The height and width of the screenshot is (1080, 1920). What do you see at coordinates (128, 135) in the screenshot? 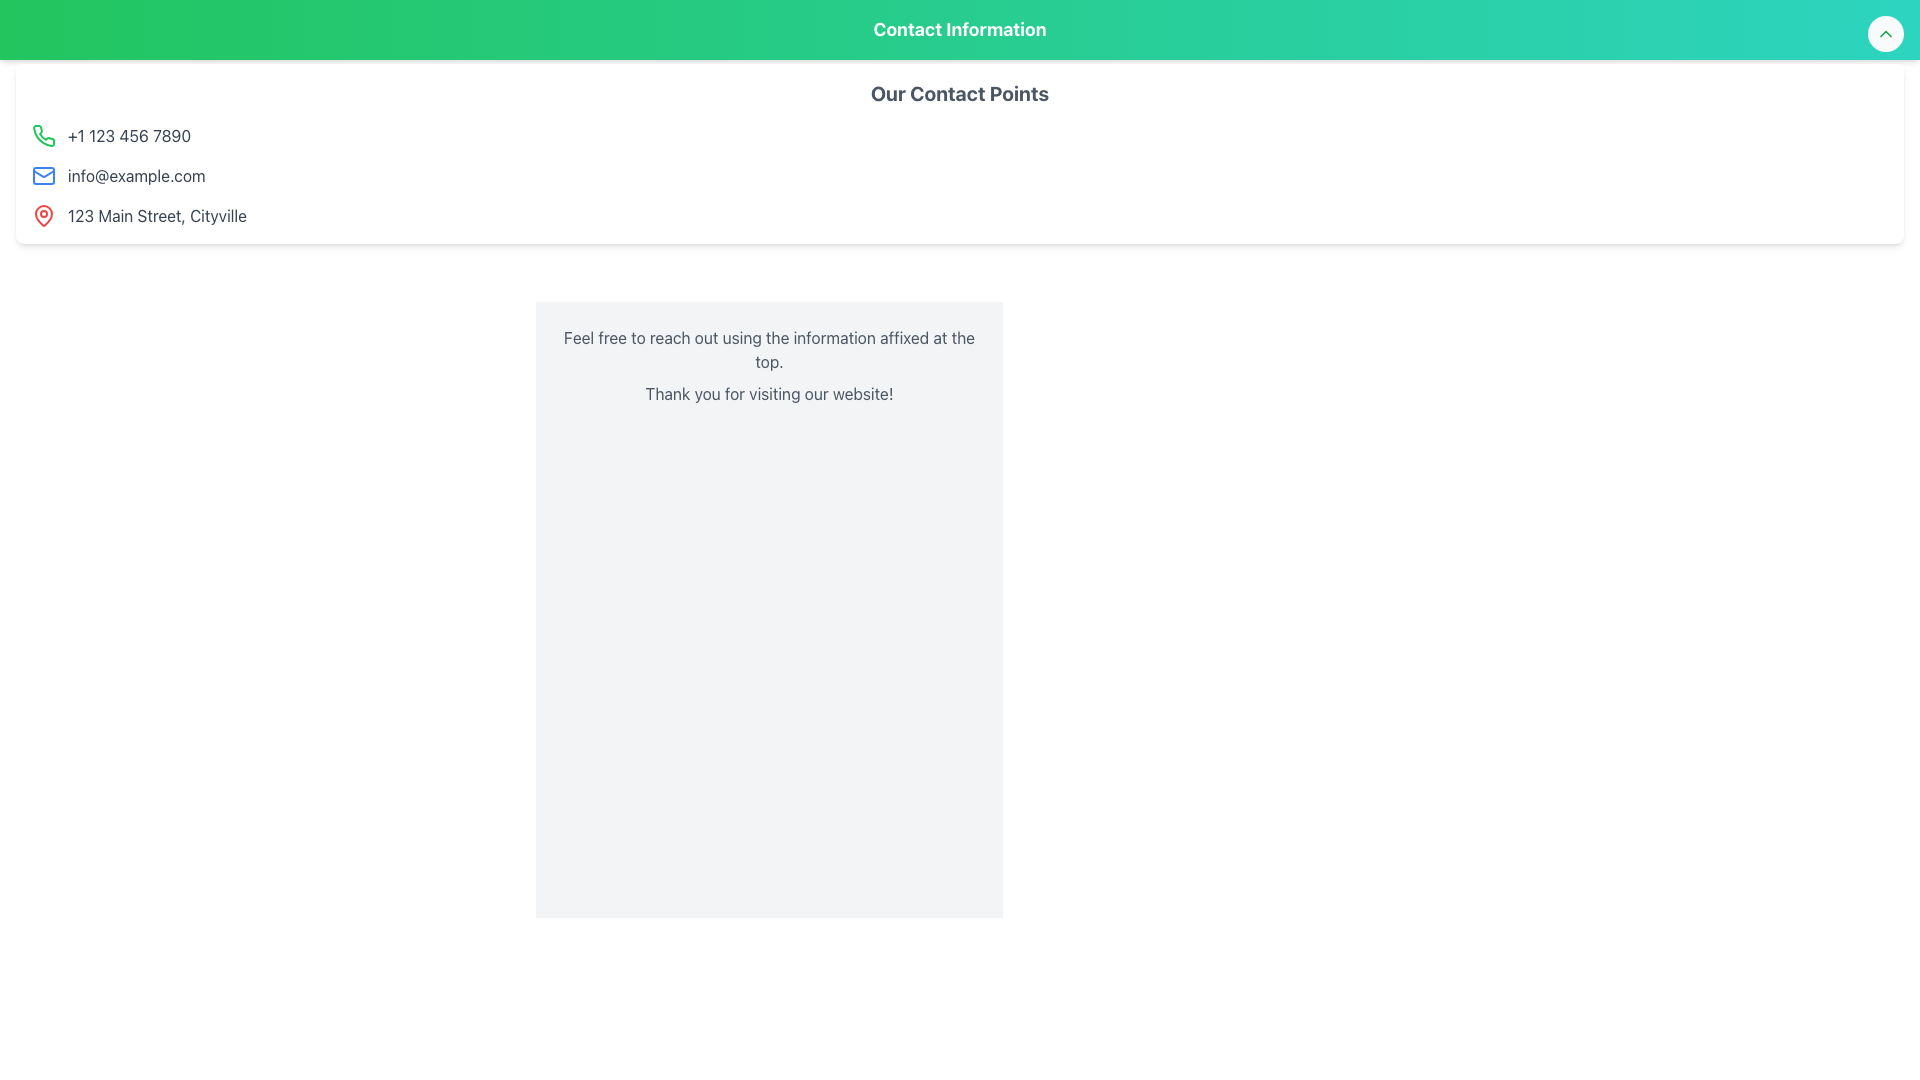
I see `phone number displayed, '+1 123 456 7890', which is styled in gray and moderately bold typography, located in the first position of the contact details list, directly to the right of a green phone icon` at bounding box center [128, 135].